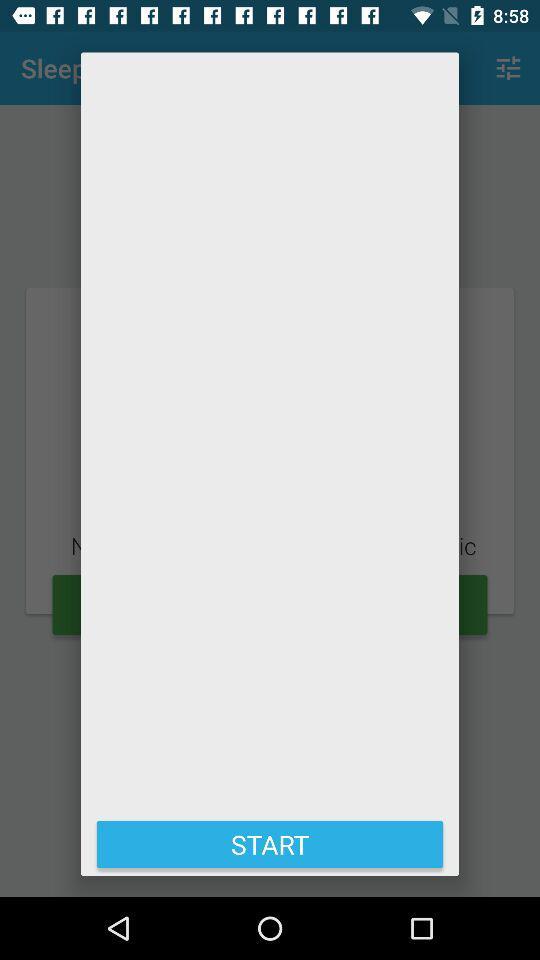  I want to click on the start at the bottom, so click(270, 843).